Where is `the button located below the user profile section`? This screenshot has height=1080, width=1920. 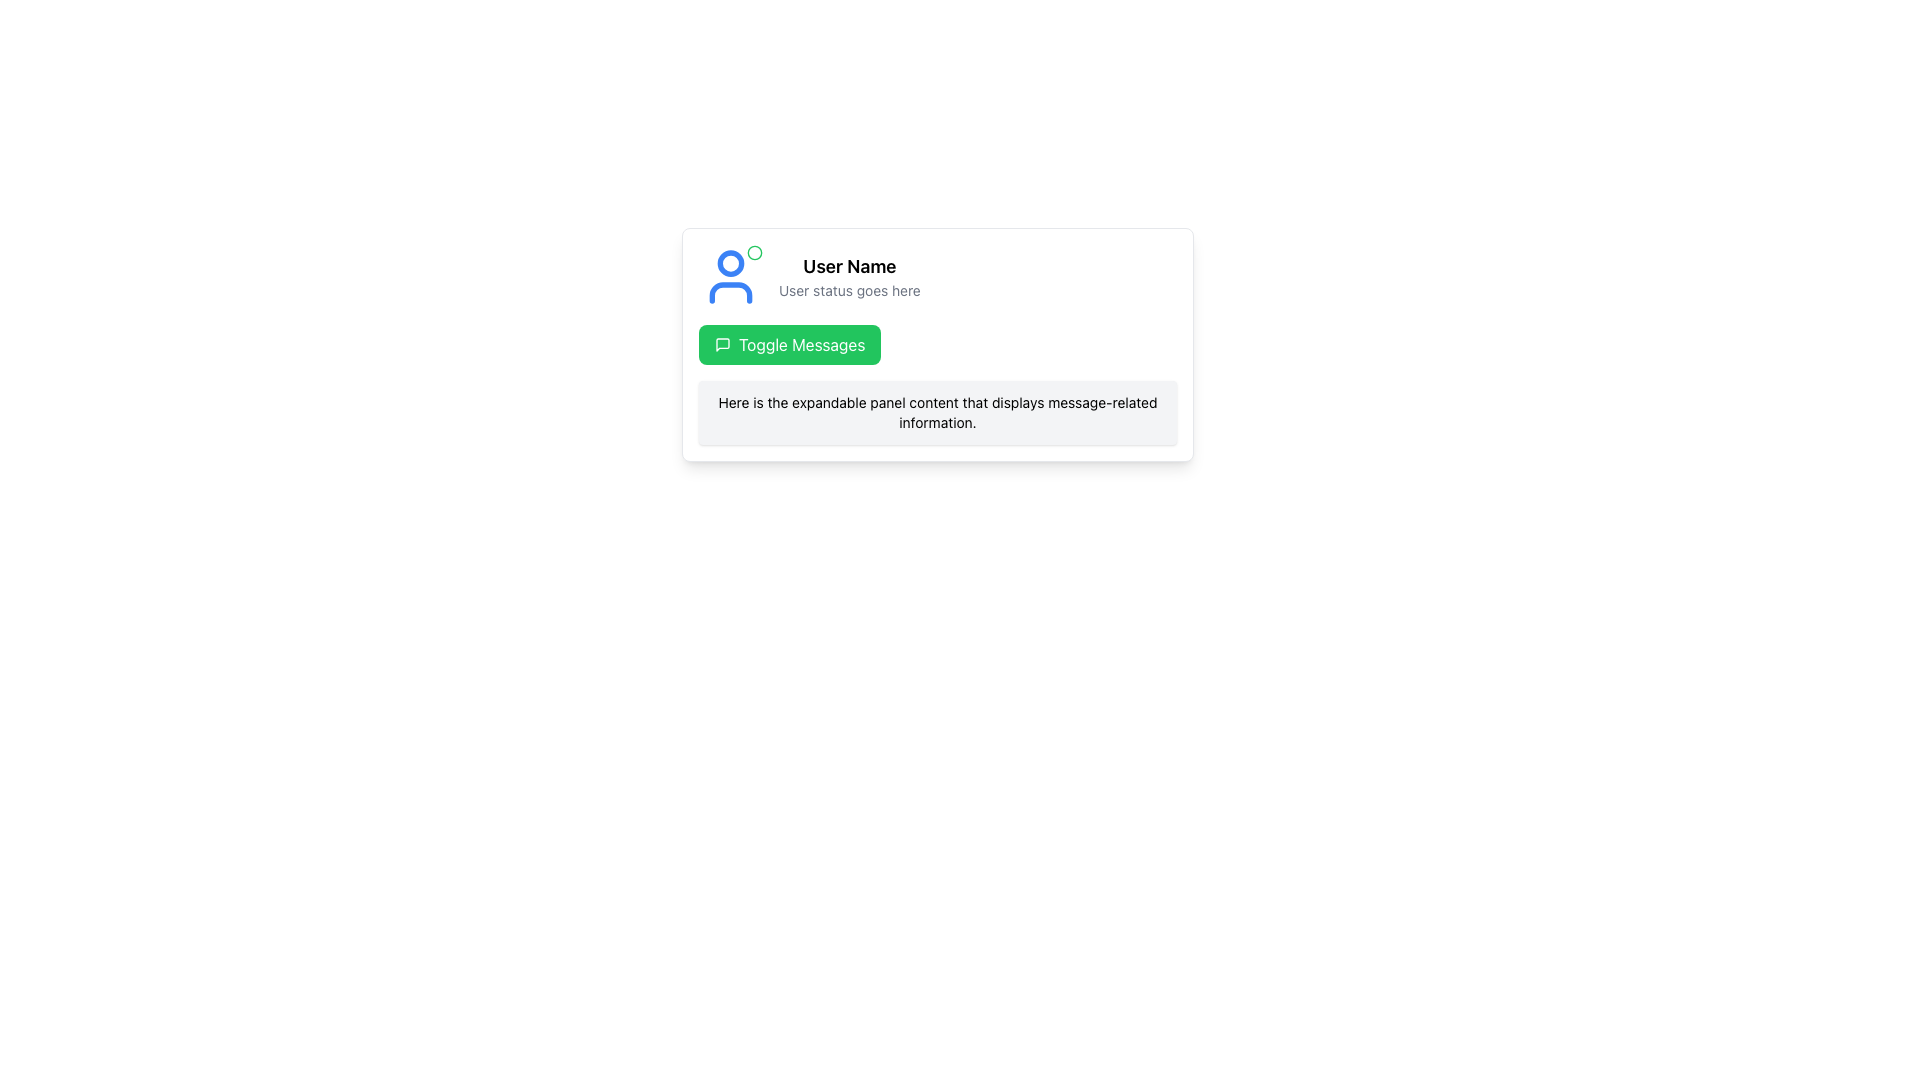
the button located below the user profile section is located at coordinates (789, 343).